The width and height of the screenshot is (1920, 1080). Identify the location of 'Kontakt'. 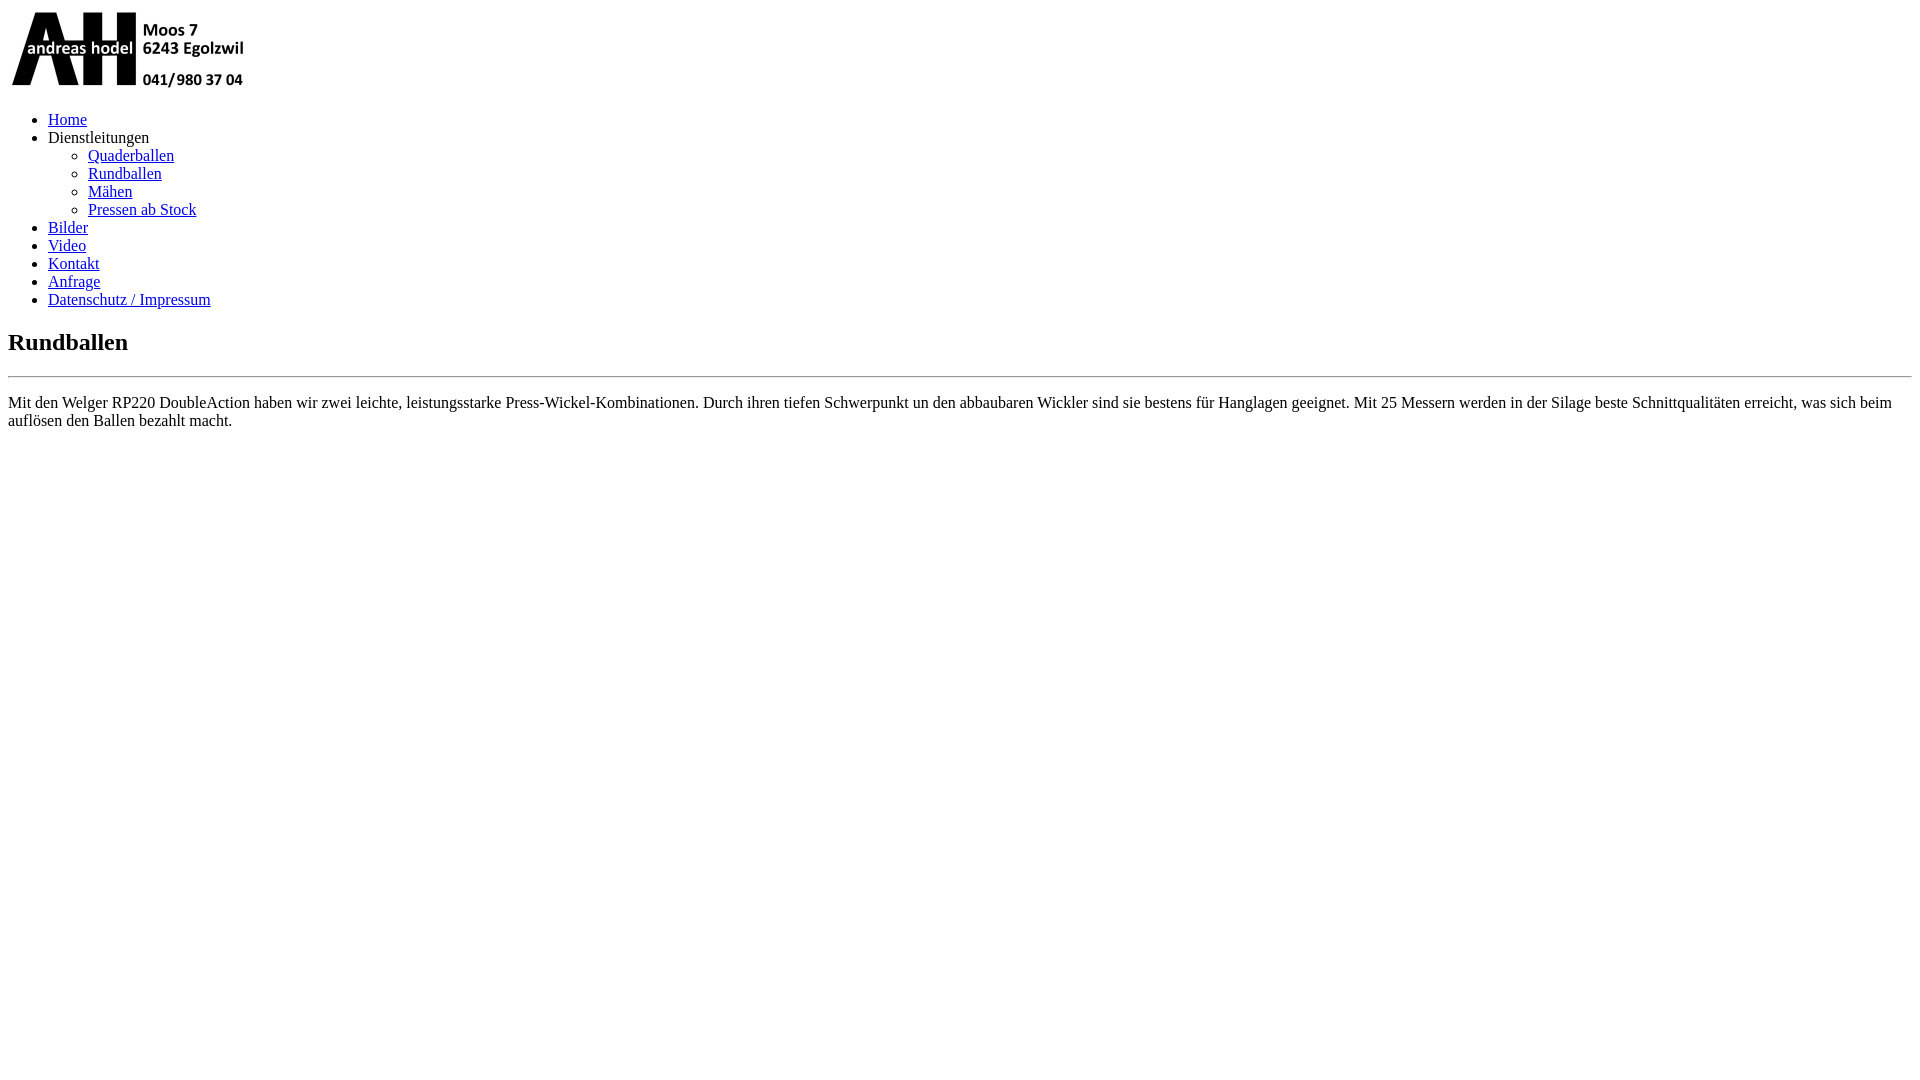
(73, 262).